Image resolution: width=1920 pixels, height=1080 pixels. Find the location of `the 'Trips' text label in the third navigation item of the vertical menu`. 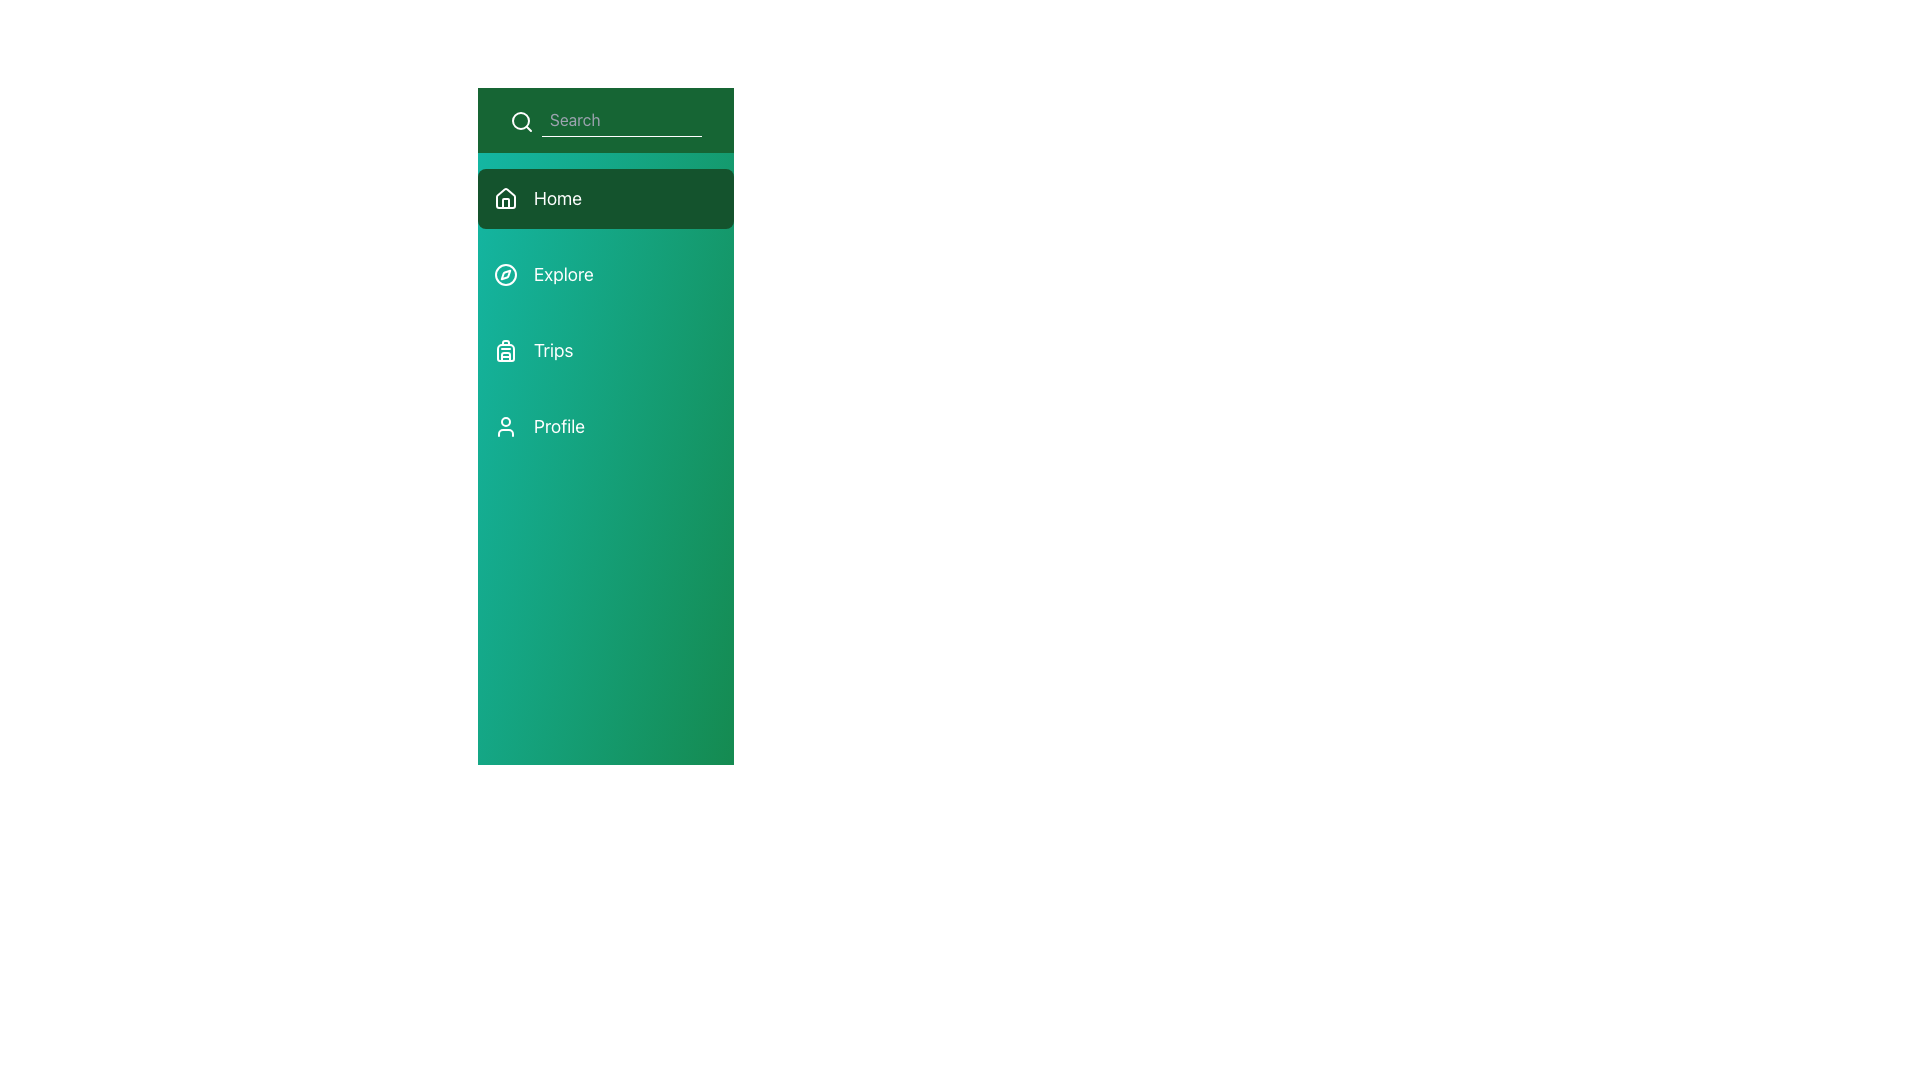

the 'Trips' text label in the third navigation item of the vertical menu is located at coordinates (553, 350).